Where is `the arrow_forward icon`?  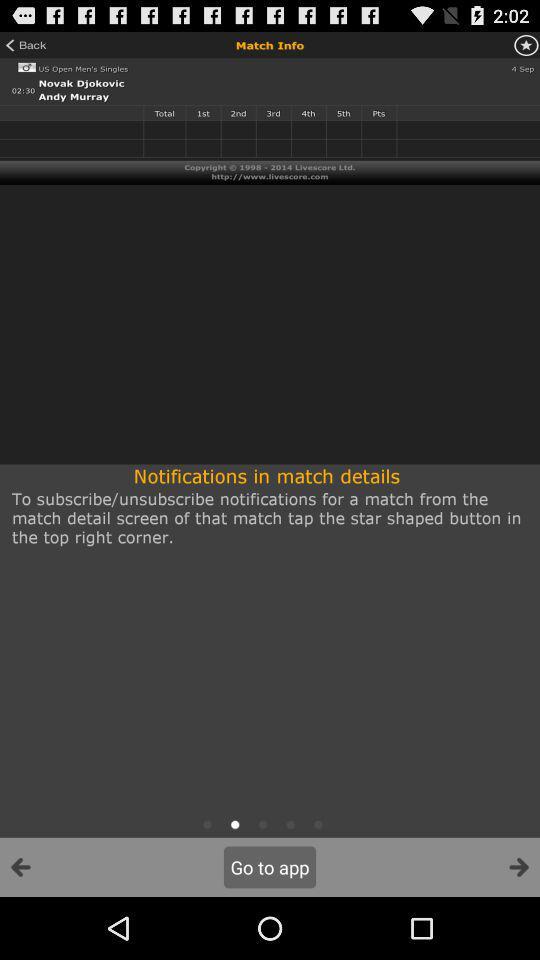 the arrow_forward icon is located at coordinates (518, 928).